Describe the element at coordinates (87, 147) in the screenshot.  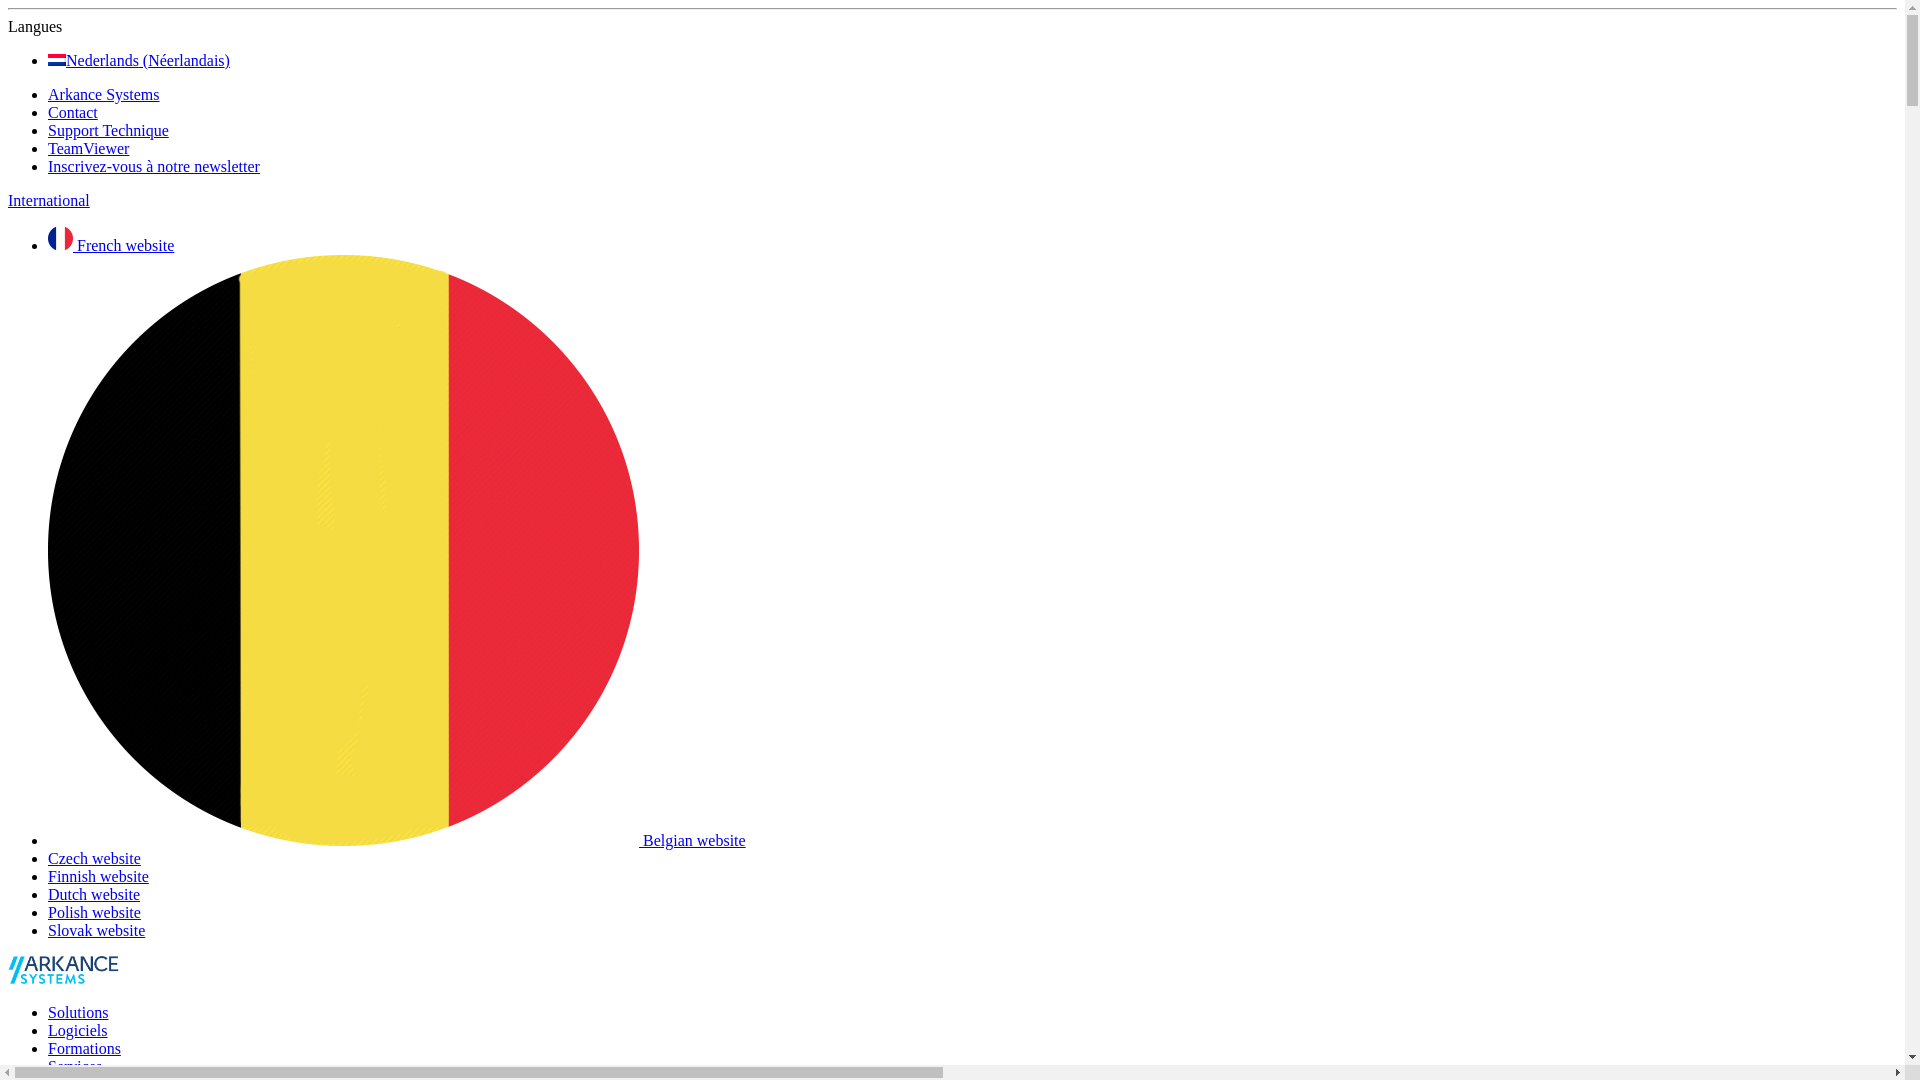
I see `'TeamViewer'` at that location.